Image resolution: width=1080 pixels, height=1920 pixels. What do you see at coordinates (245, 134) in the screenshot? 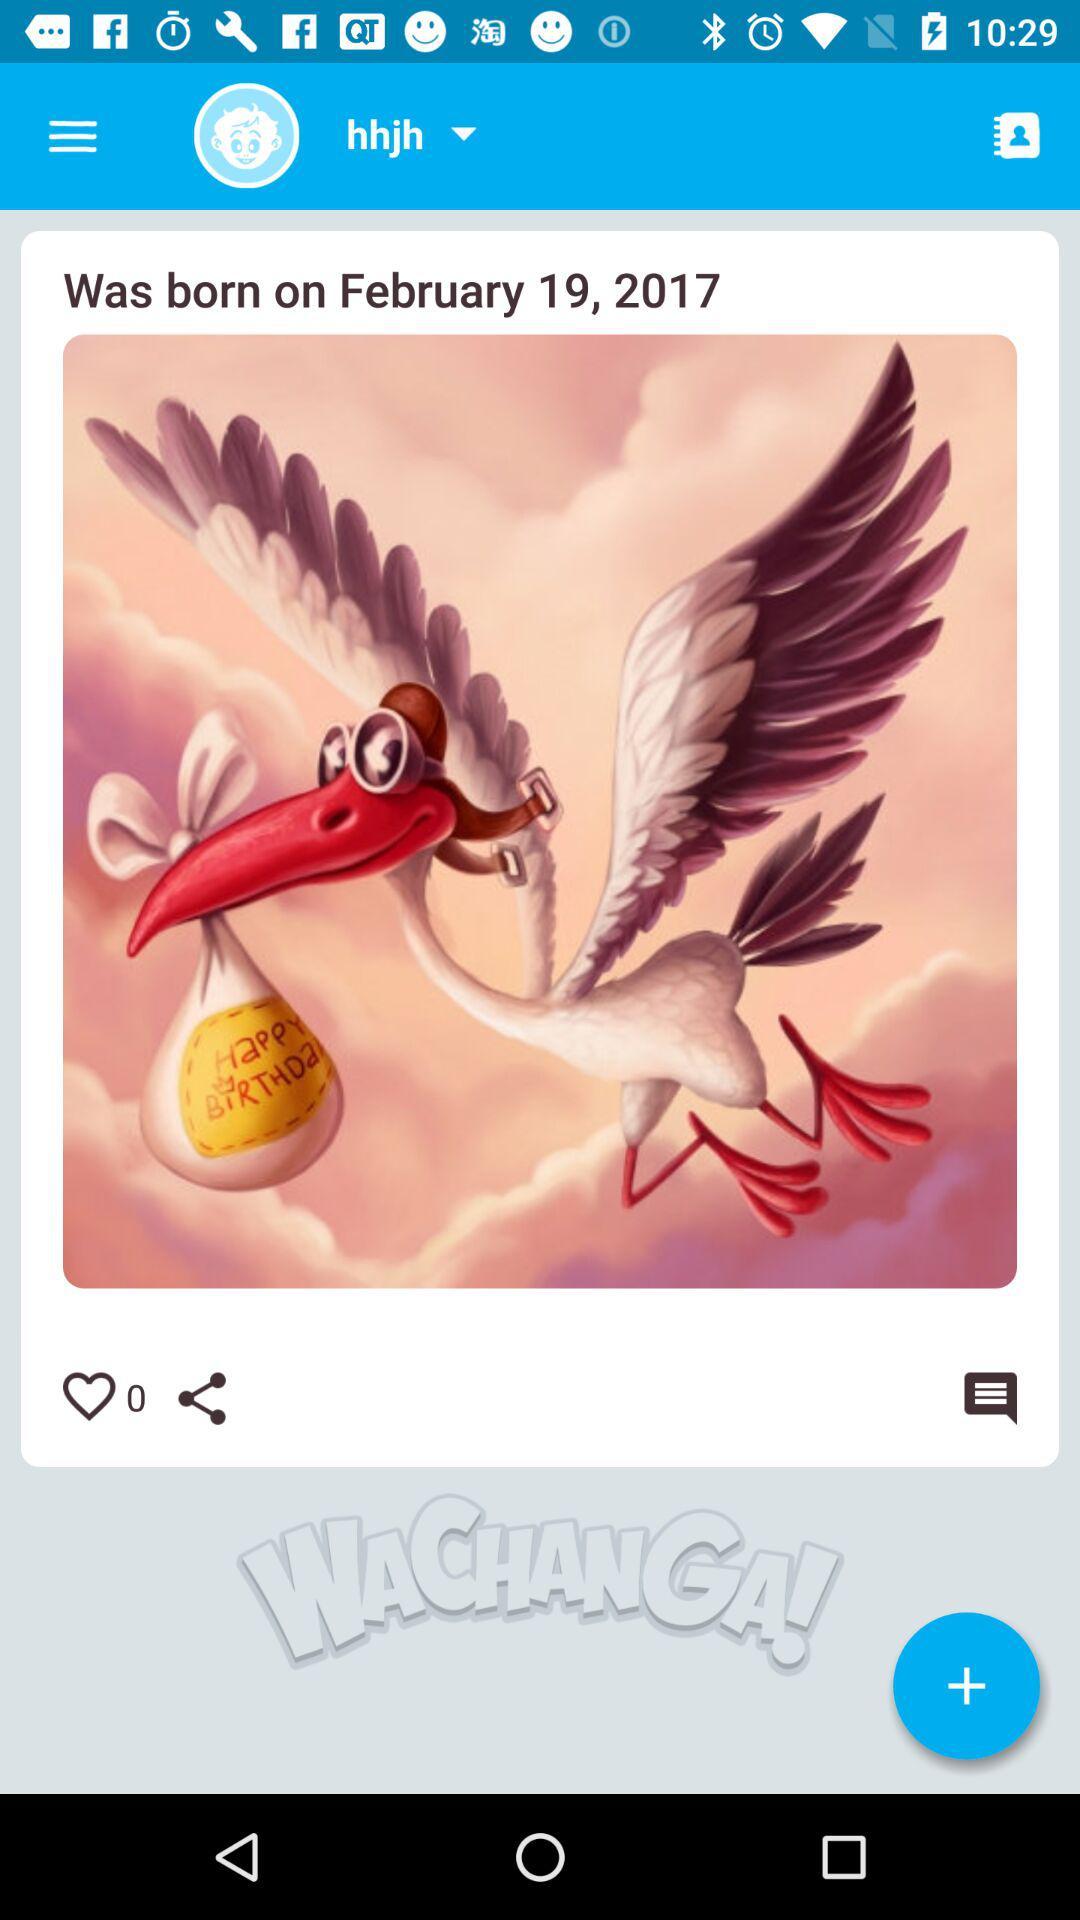
I see `profile page photo` at bounding box center [245, 134].